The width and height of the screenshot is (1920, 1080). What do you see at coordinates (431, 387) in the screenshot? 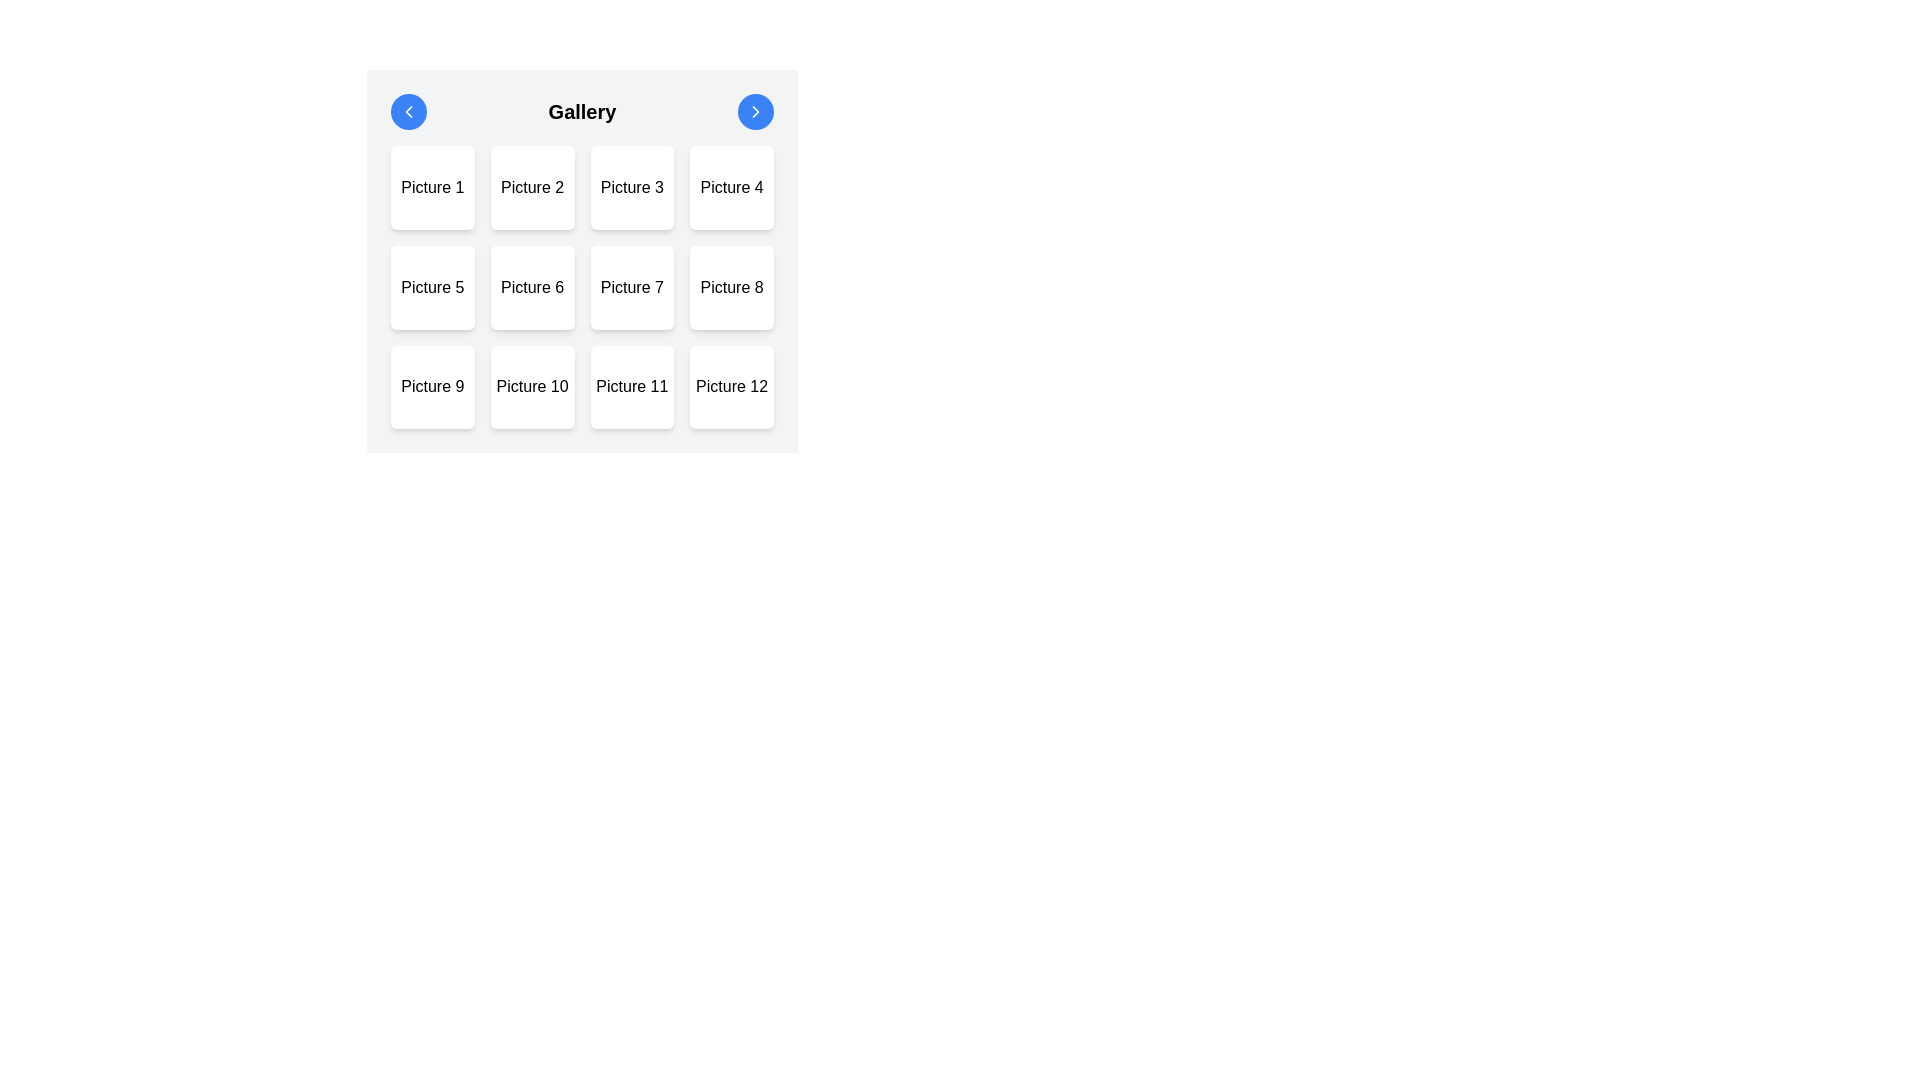
I see `the gallery grid item labeled 'Picture 9' located in the third row, first column` at bounding box center [431, 387].